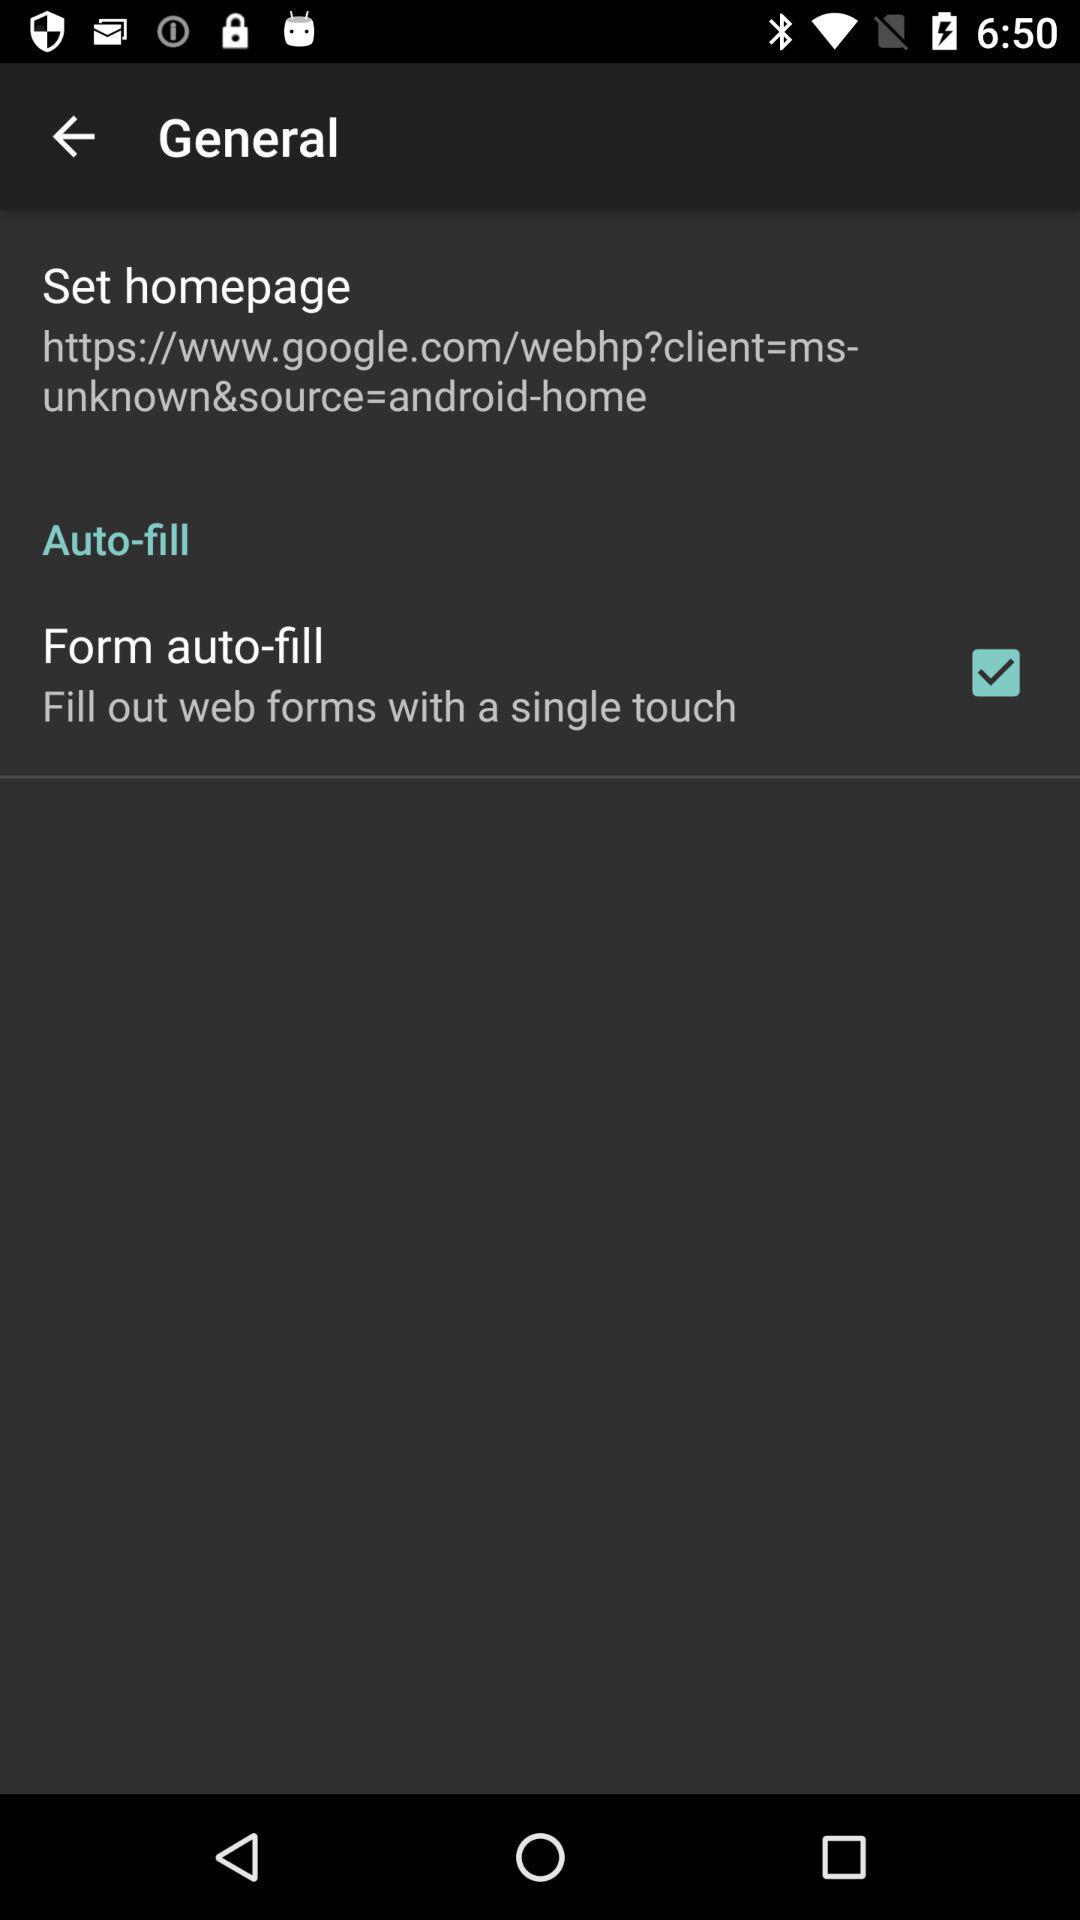 This screenshot has width=1080, height=1920. What do you see at coordinates (389, 705) in the screenshot?
I see `item below the form auto-fill icon` at bounding box center [389, 705].